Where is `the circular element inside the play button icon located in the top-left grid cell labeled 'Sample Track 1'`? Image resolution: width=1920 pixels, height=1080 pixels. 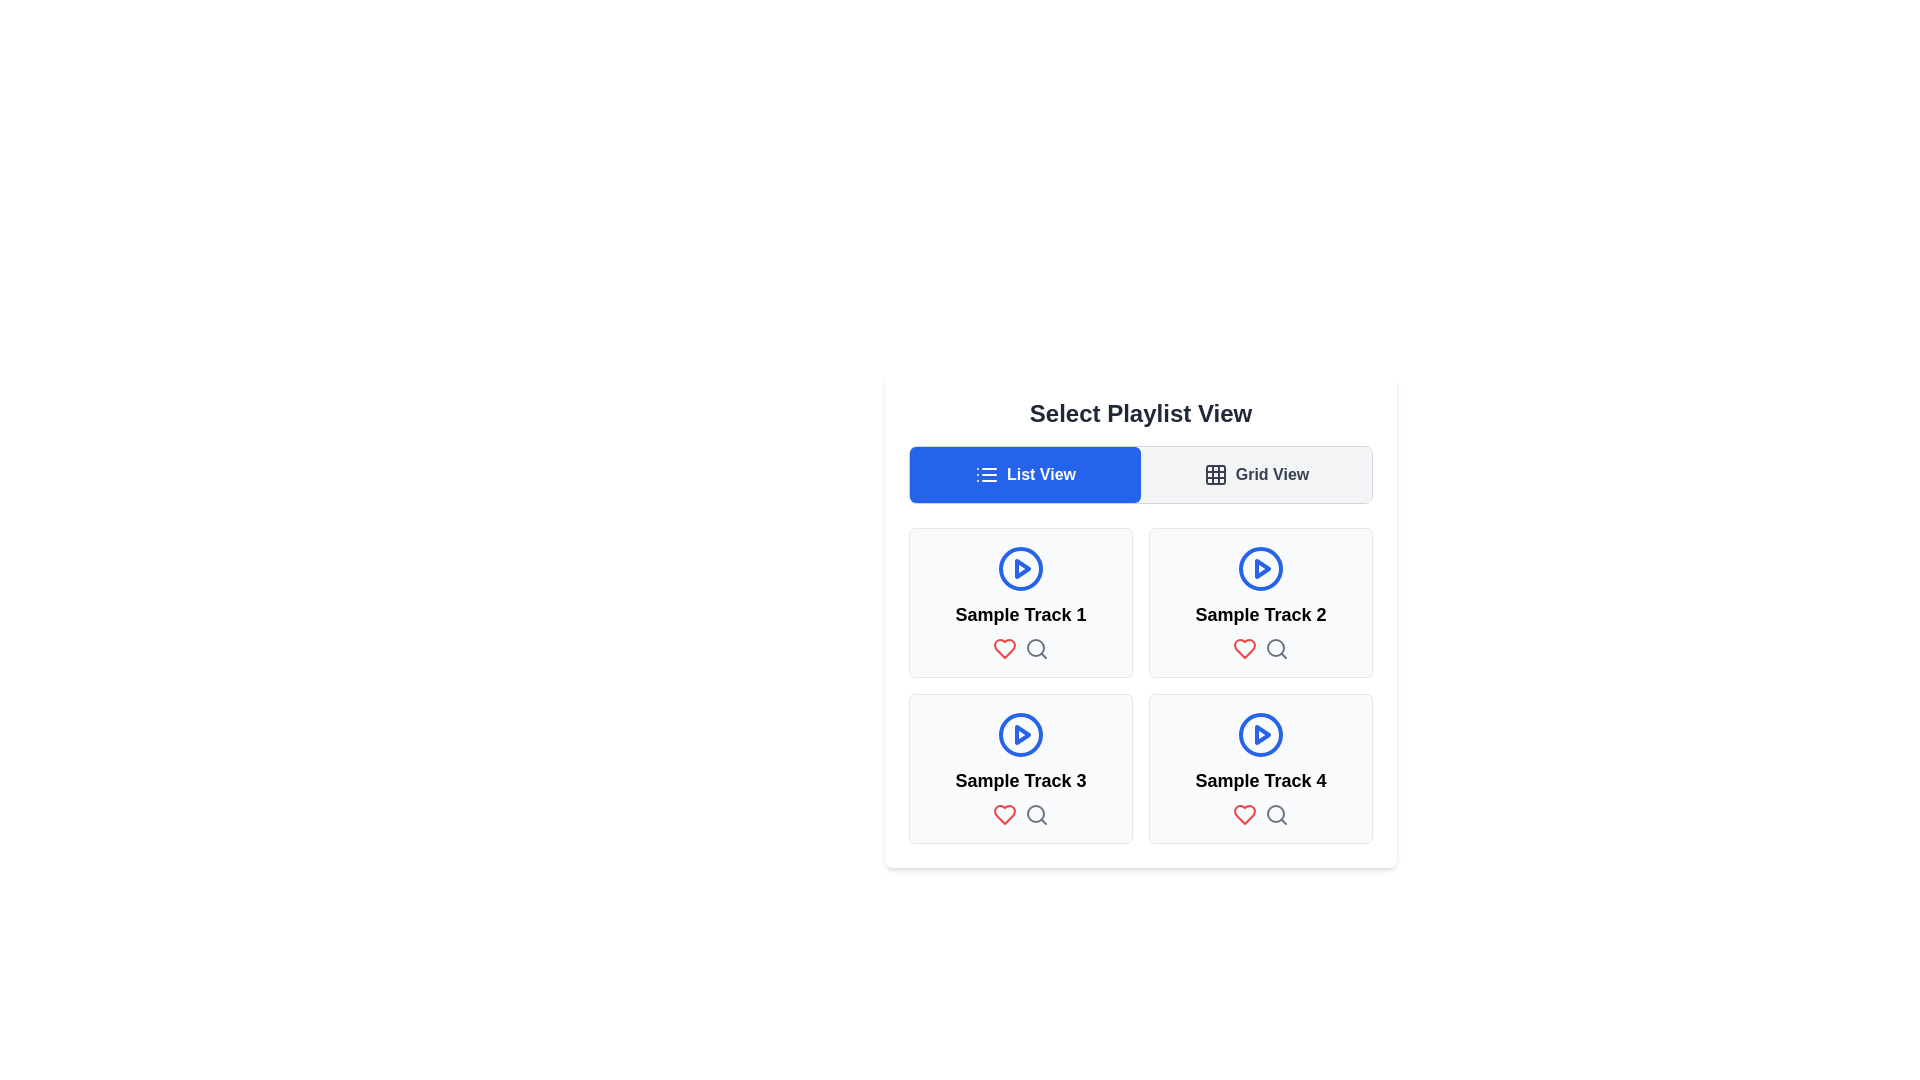 the circular element inside the play button icon located in the top-left grid cell labeled 'Sample Track 1' is located at coordinates (1021, 569).